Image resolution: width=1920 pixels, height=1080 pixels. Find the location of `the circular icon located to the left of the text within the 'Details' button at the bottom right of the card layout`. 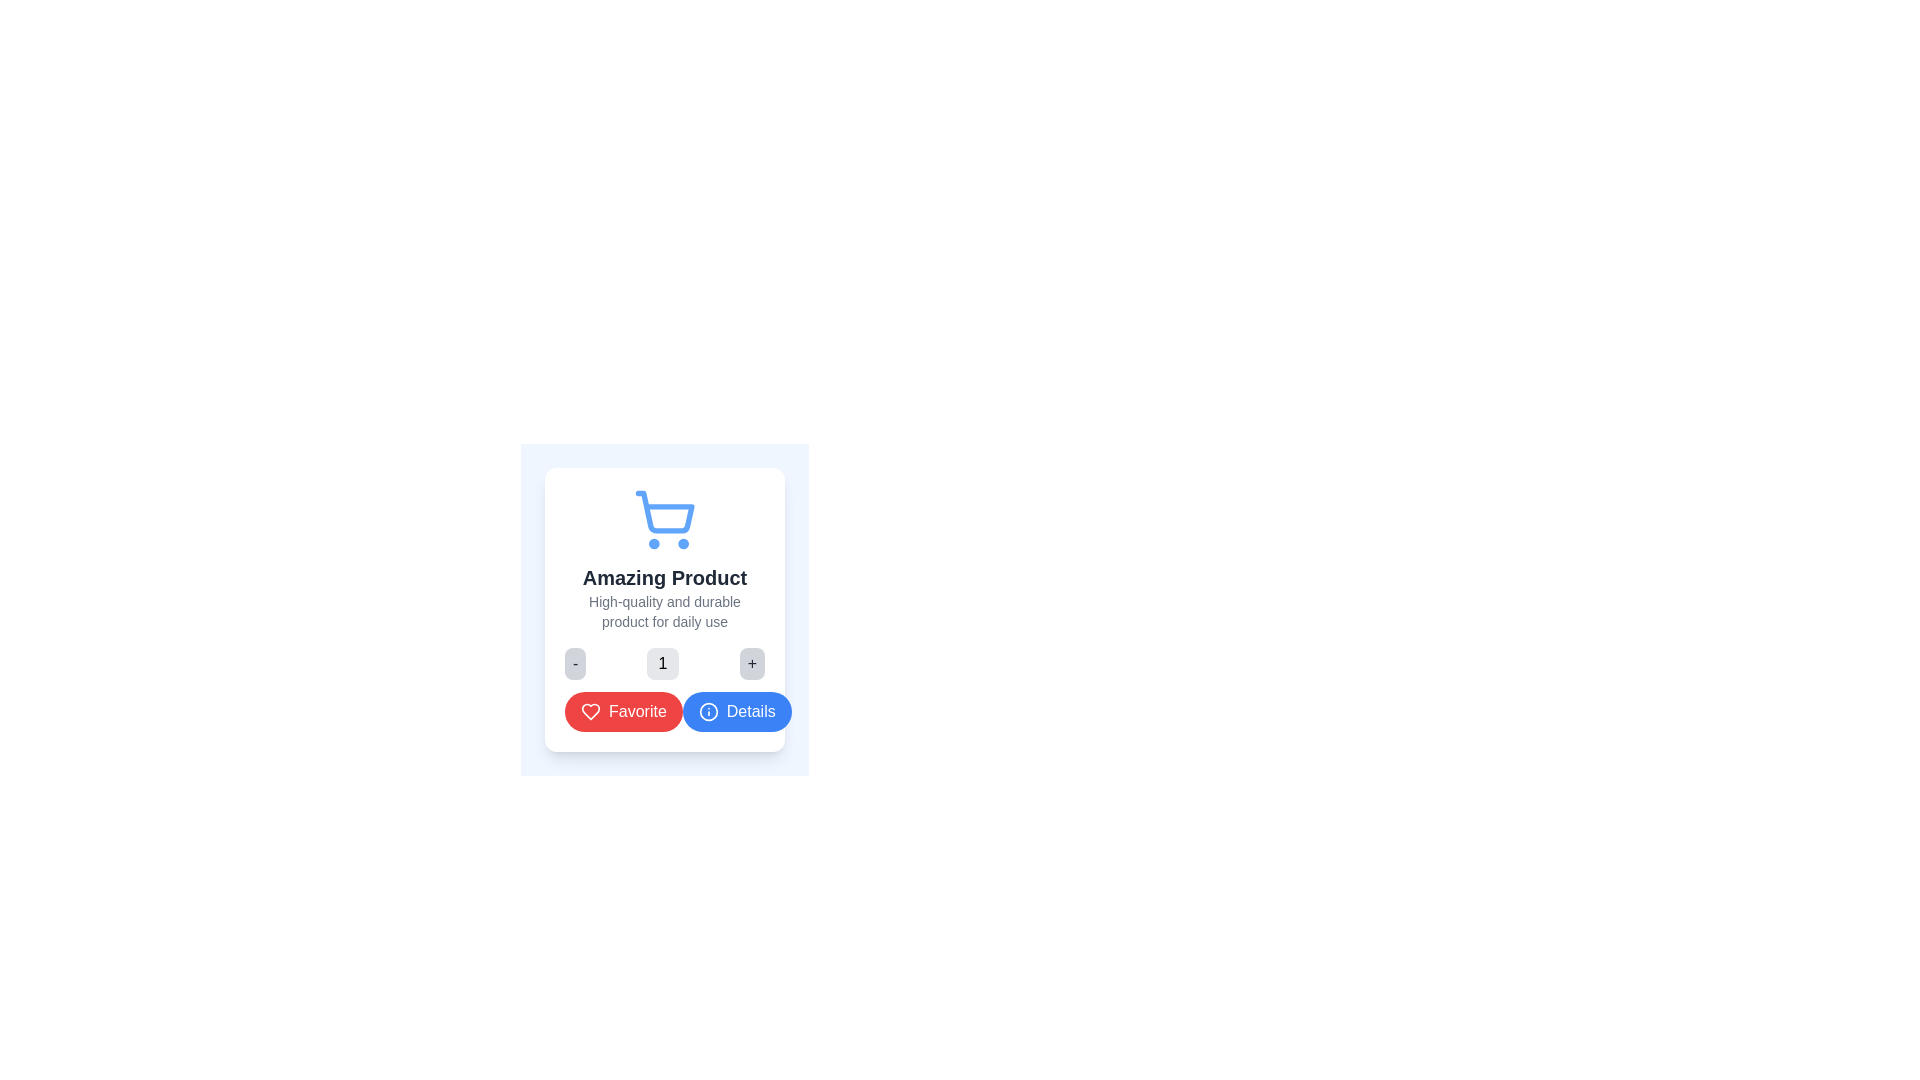

the circular icon located to the left of the text within the 'Details' button at the bottom right of the card layout is located at coordinates (708, 711).